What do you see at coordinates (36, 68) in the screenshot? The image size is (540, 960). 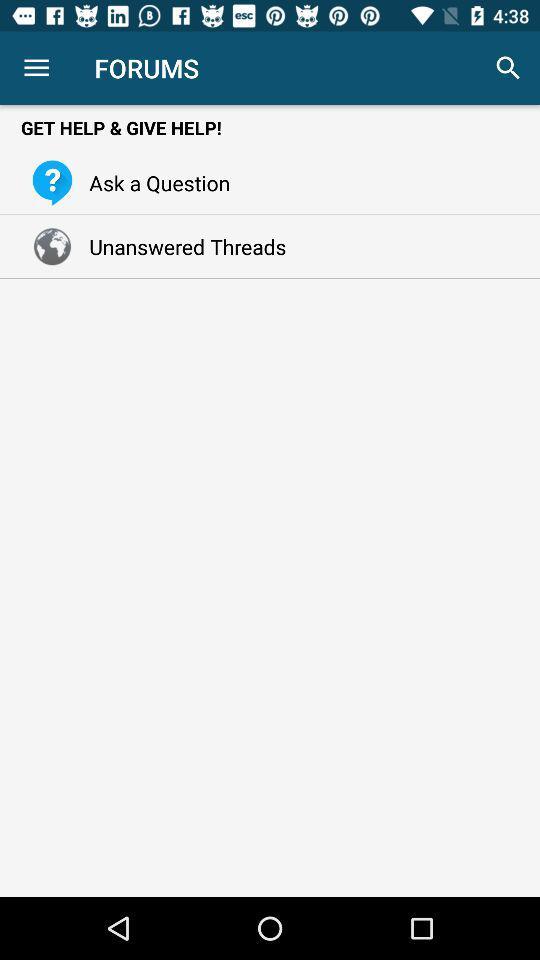 I see `icon above get help give` at bounding box center [36, 68].